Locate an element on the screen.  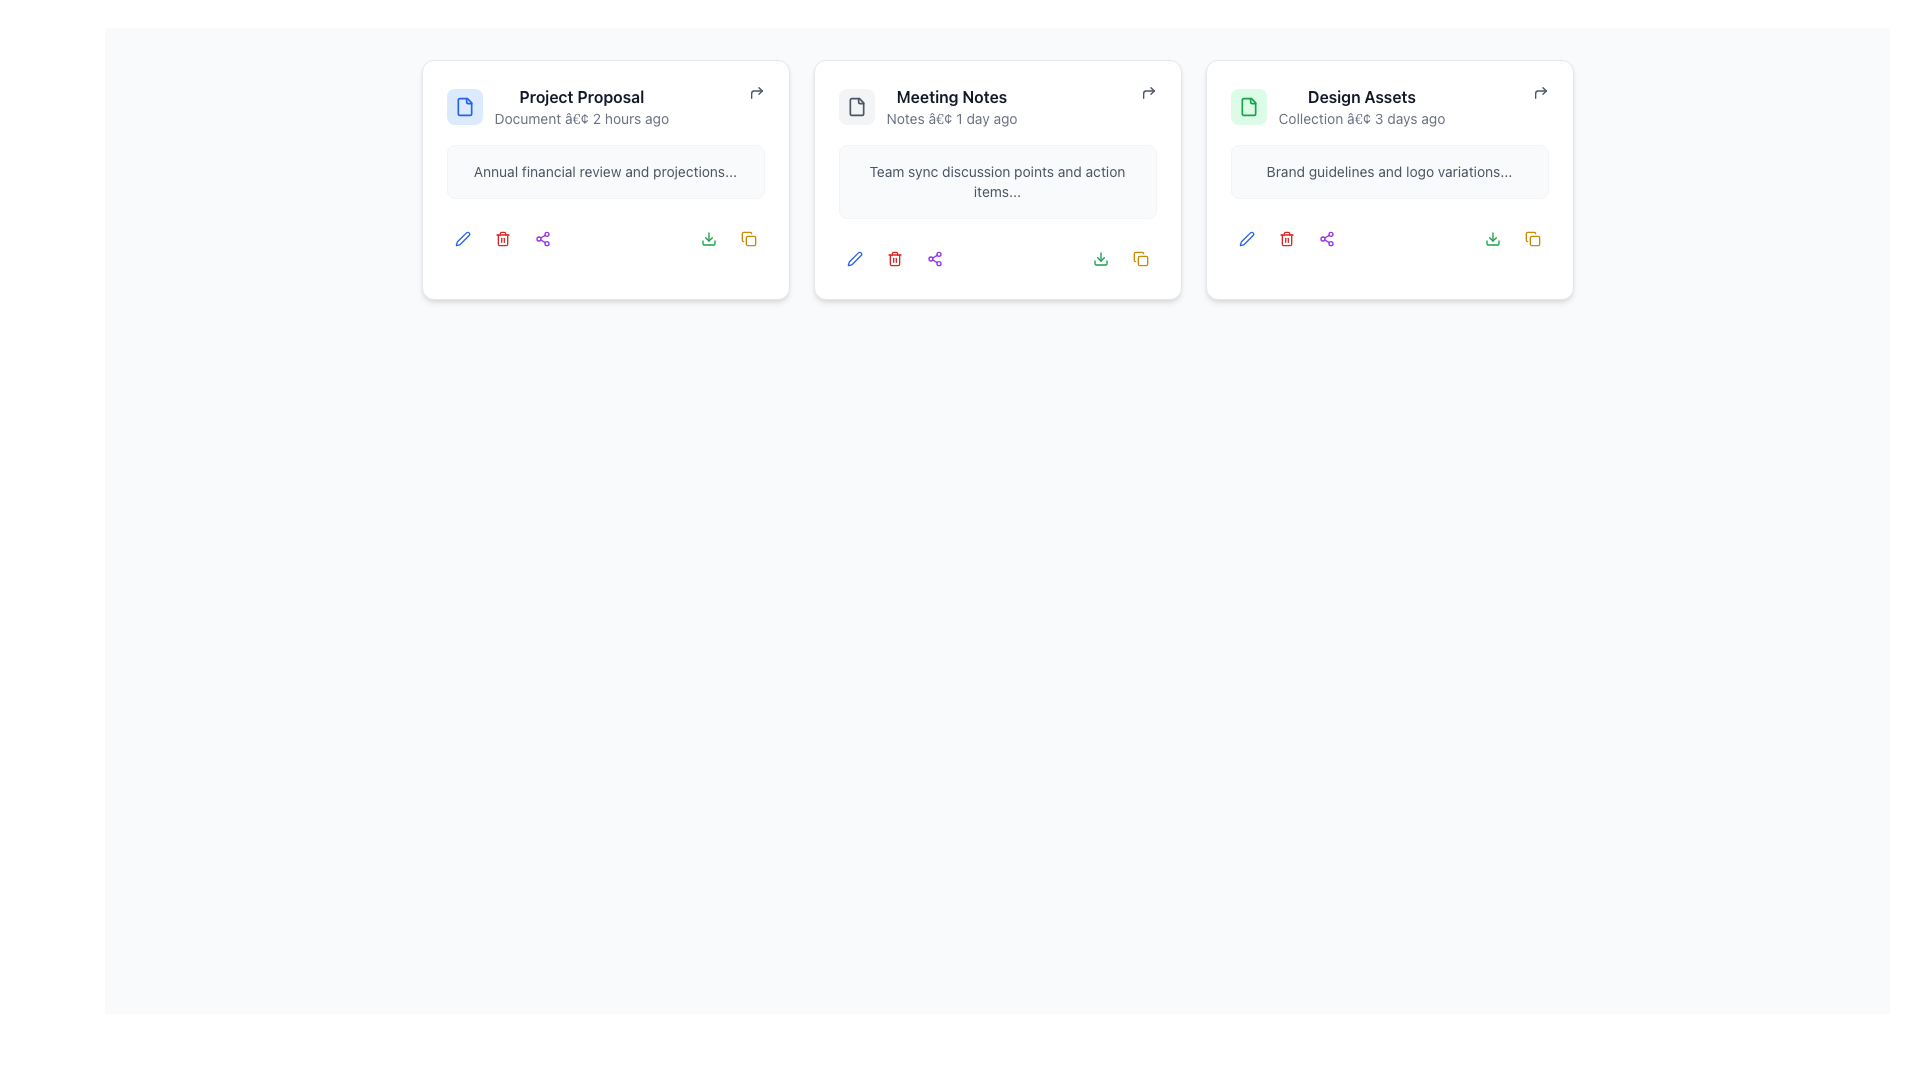
the delete button icon, which is the second icon from the left in the Project Proposal card is located at coordinates (502, 238).